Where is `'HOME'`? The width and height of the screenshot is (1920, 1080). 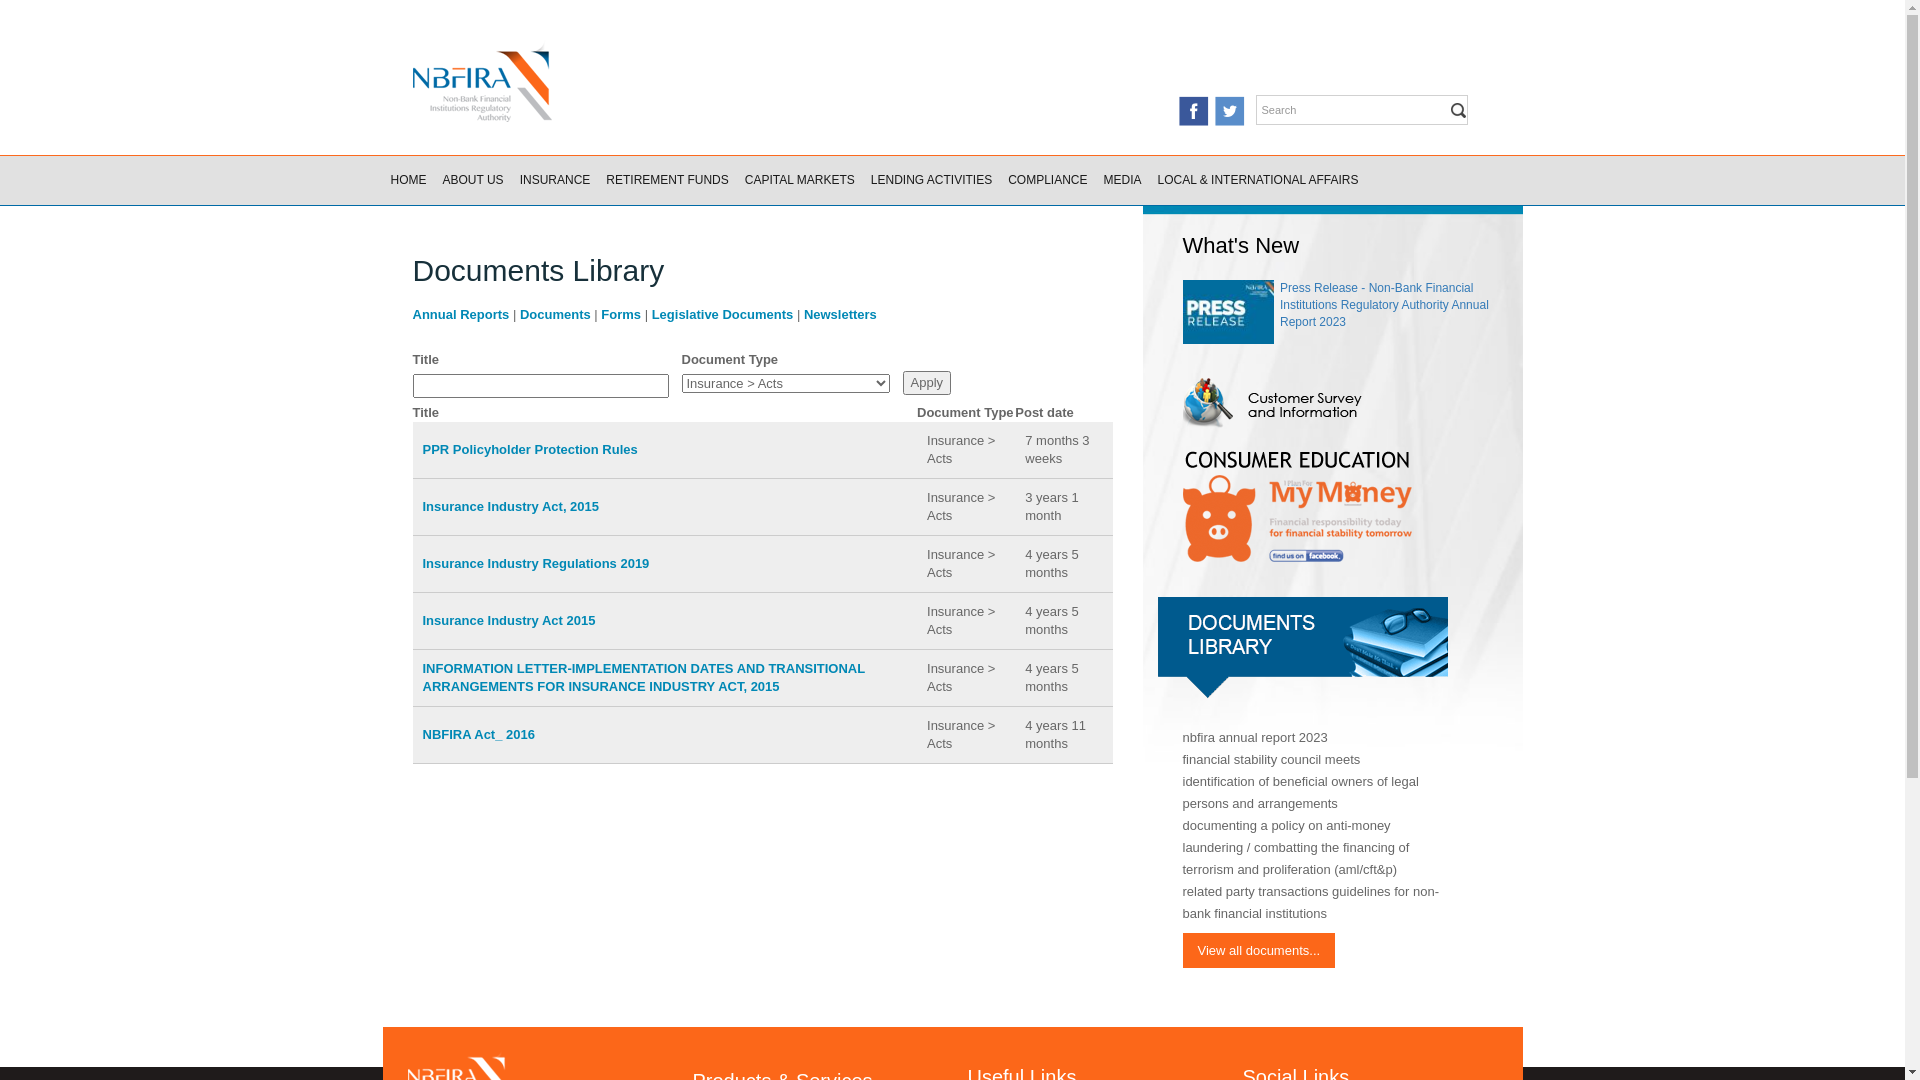 'HOME' is located at coordinates (407, 180).